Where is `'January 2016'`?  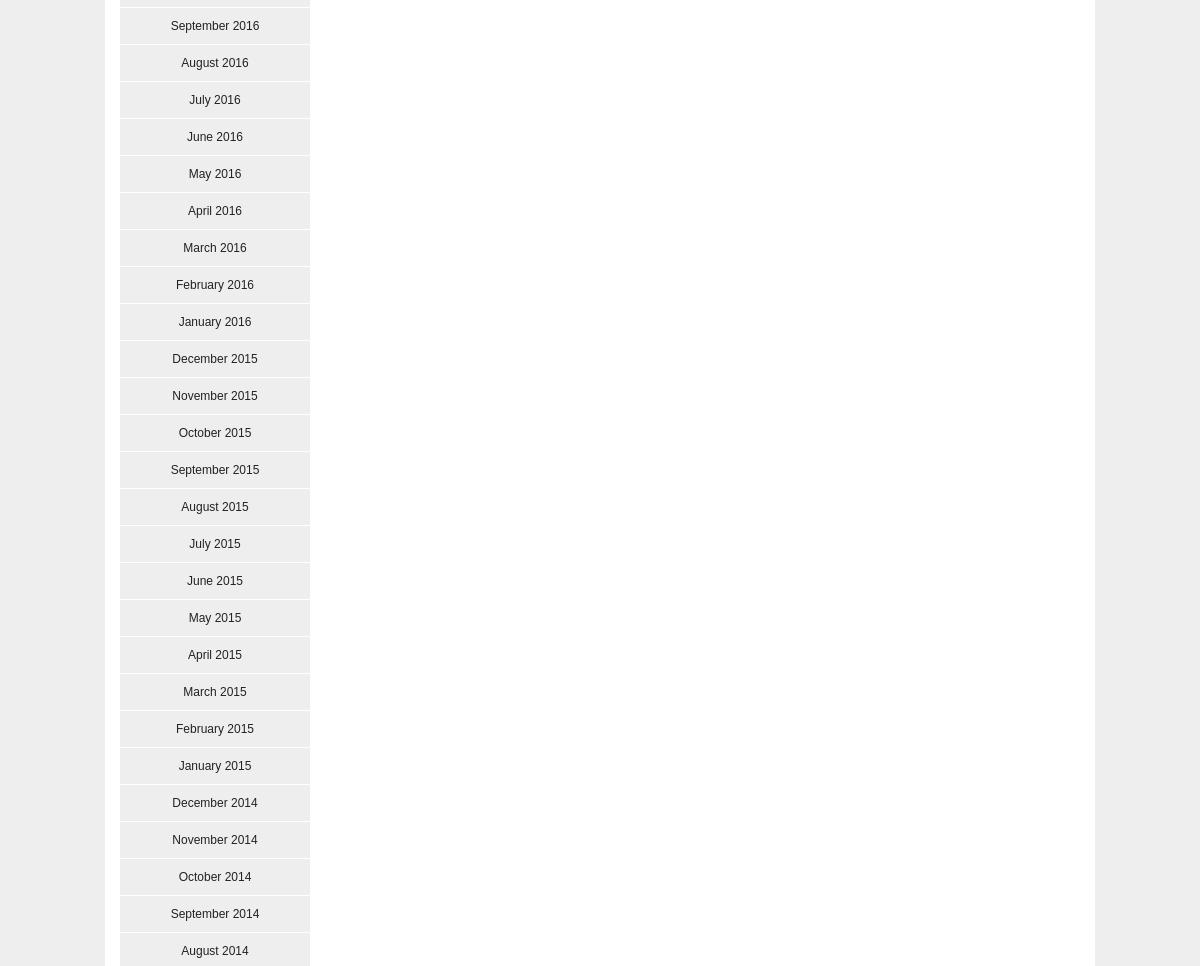
'January 2016' is located at coordinates (213, 321).